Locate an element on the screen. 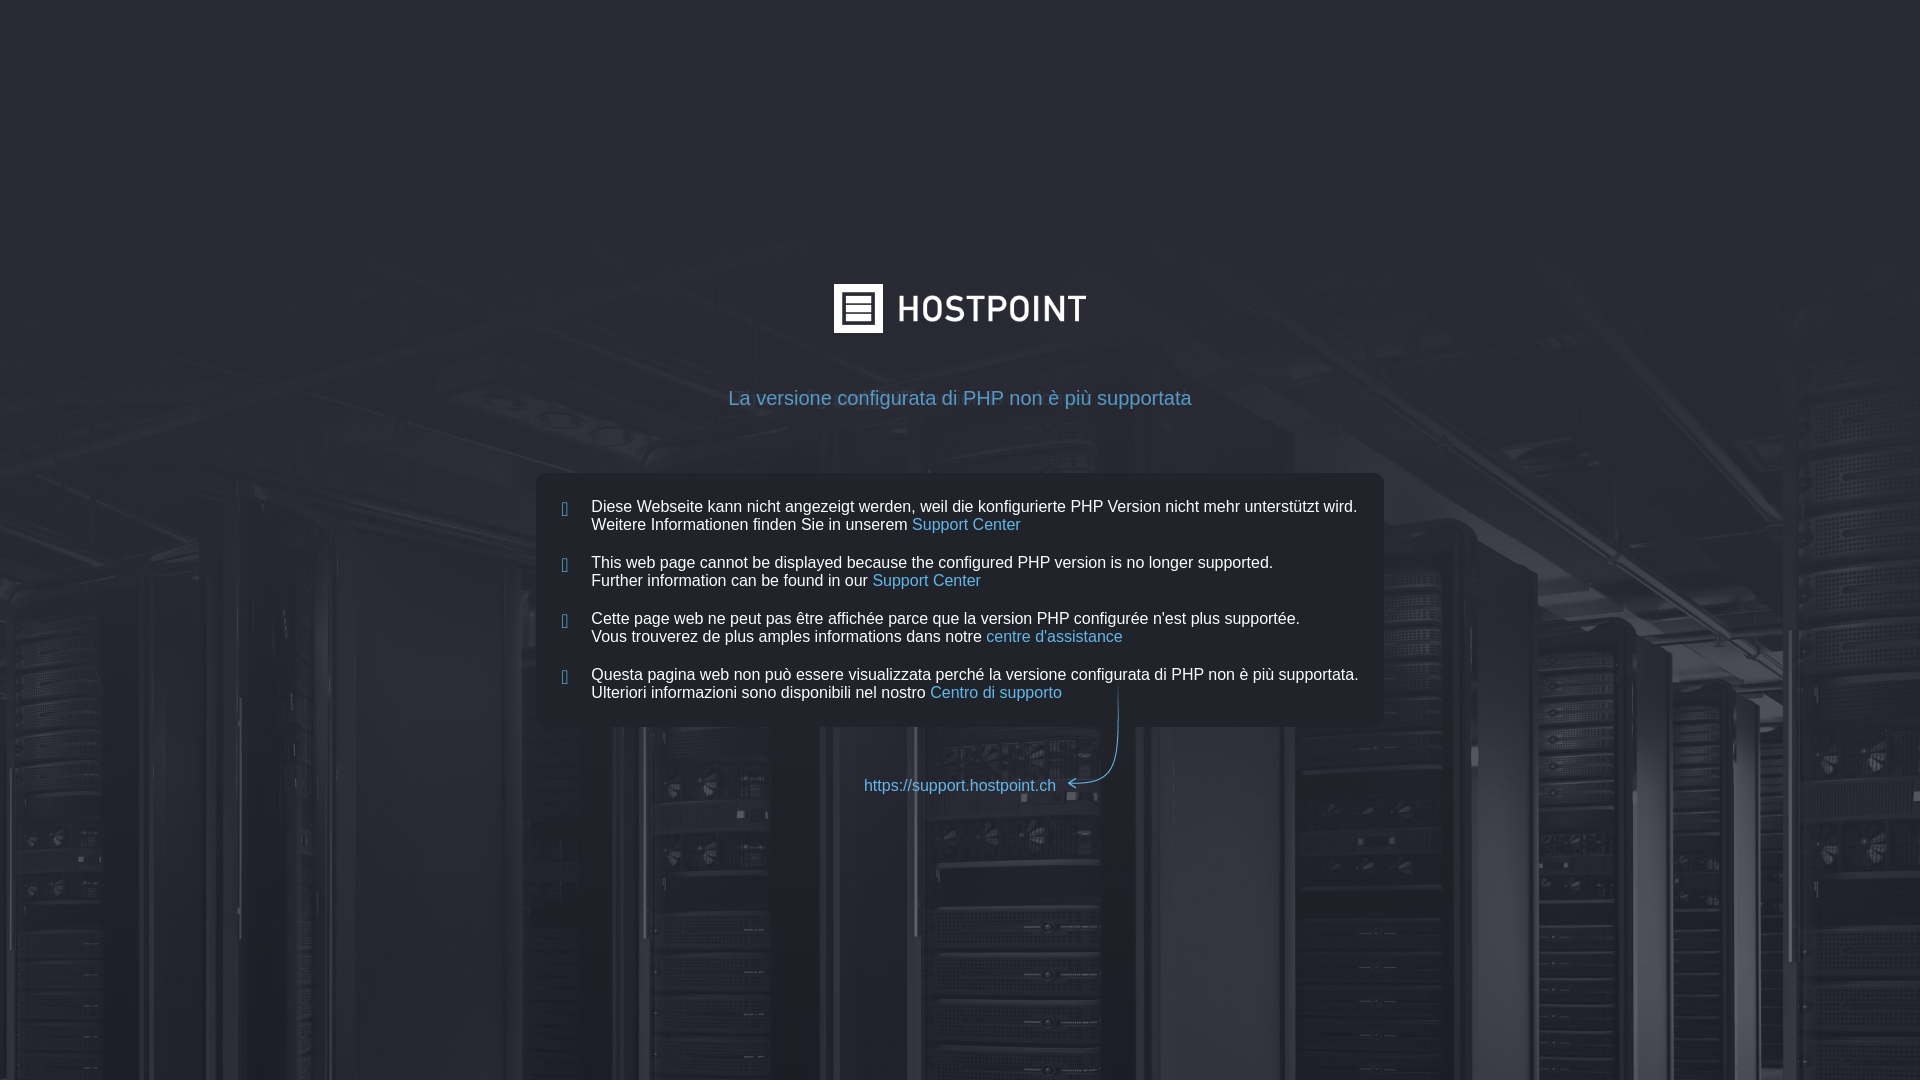 This screenshot has height=1080, width=1920. 'Centro di supporto' is located at coordinates (996, 691).